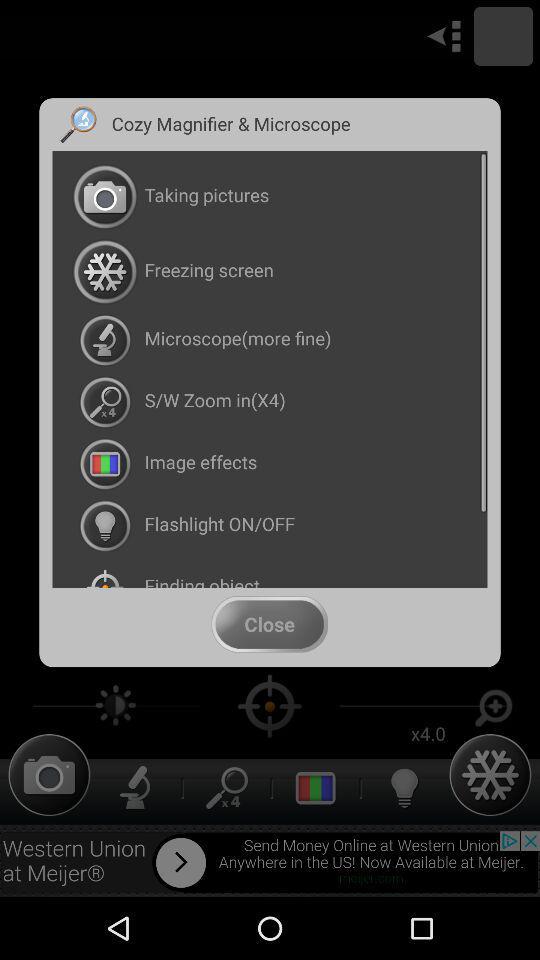 The height and width of the screenshot is (960, 540). I want to click on close, so click(269, 623).